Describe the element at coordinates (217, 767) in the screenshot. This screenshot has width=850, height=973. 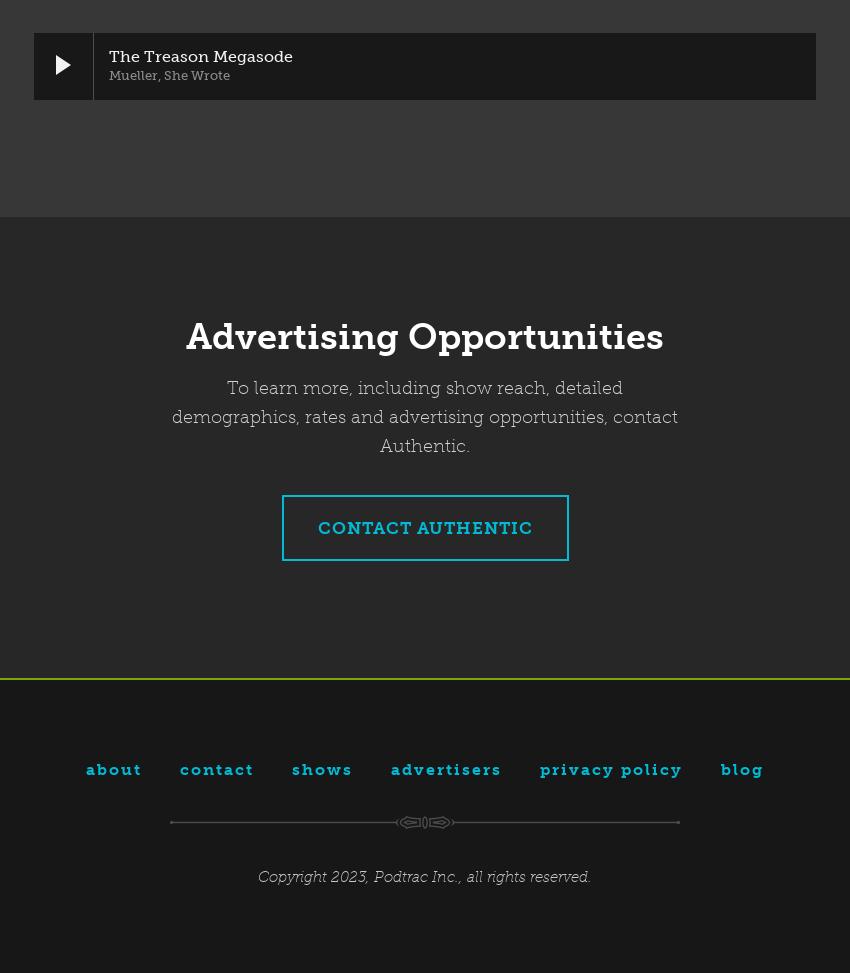
I see `'Contact'` at that location.